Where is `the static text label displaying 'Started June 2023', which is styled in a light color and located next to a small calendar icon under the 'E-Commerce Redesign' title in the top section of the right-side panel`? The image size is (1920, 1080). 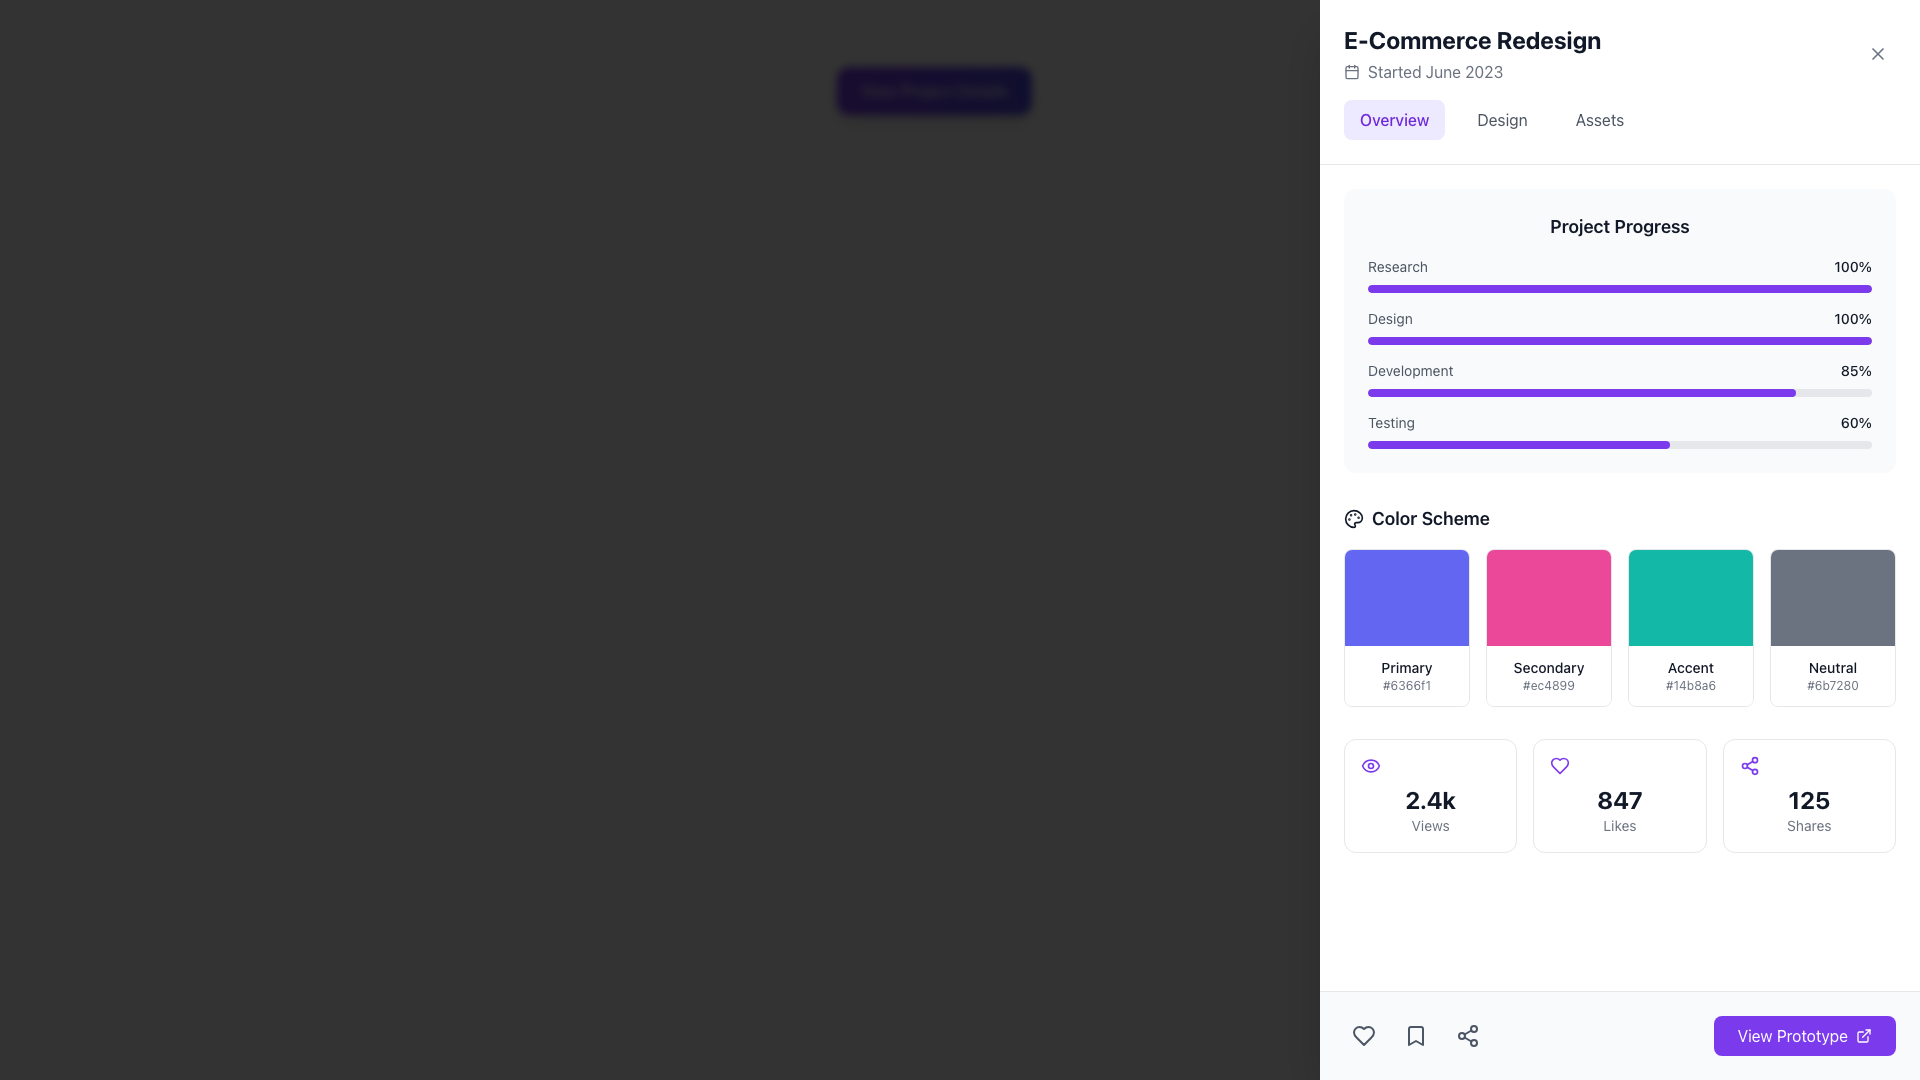
the static text label displaying 'Started June 2023', which is styled in a light color and located next to a small calendar icon under the 'E-Commerce Redesign' title in the top section of the right-side panel is located at coordinates (1434, 71).